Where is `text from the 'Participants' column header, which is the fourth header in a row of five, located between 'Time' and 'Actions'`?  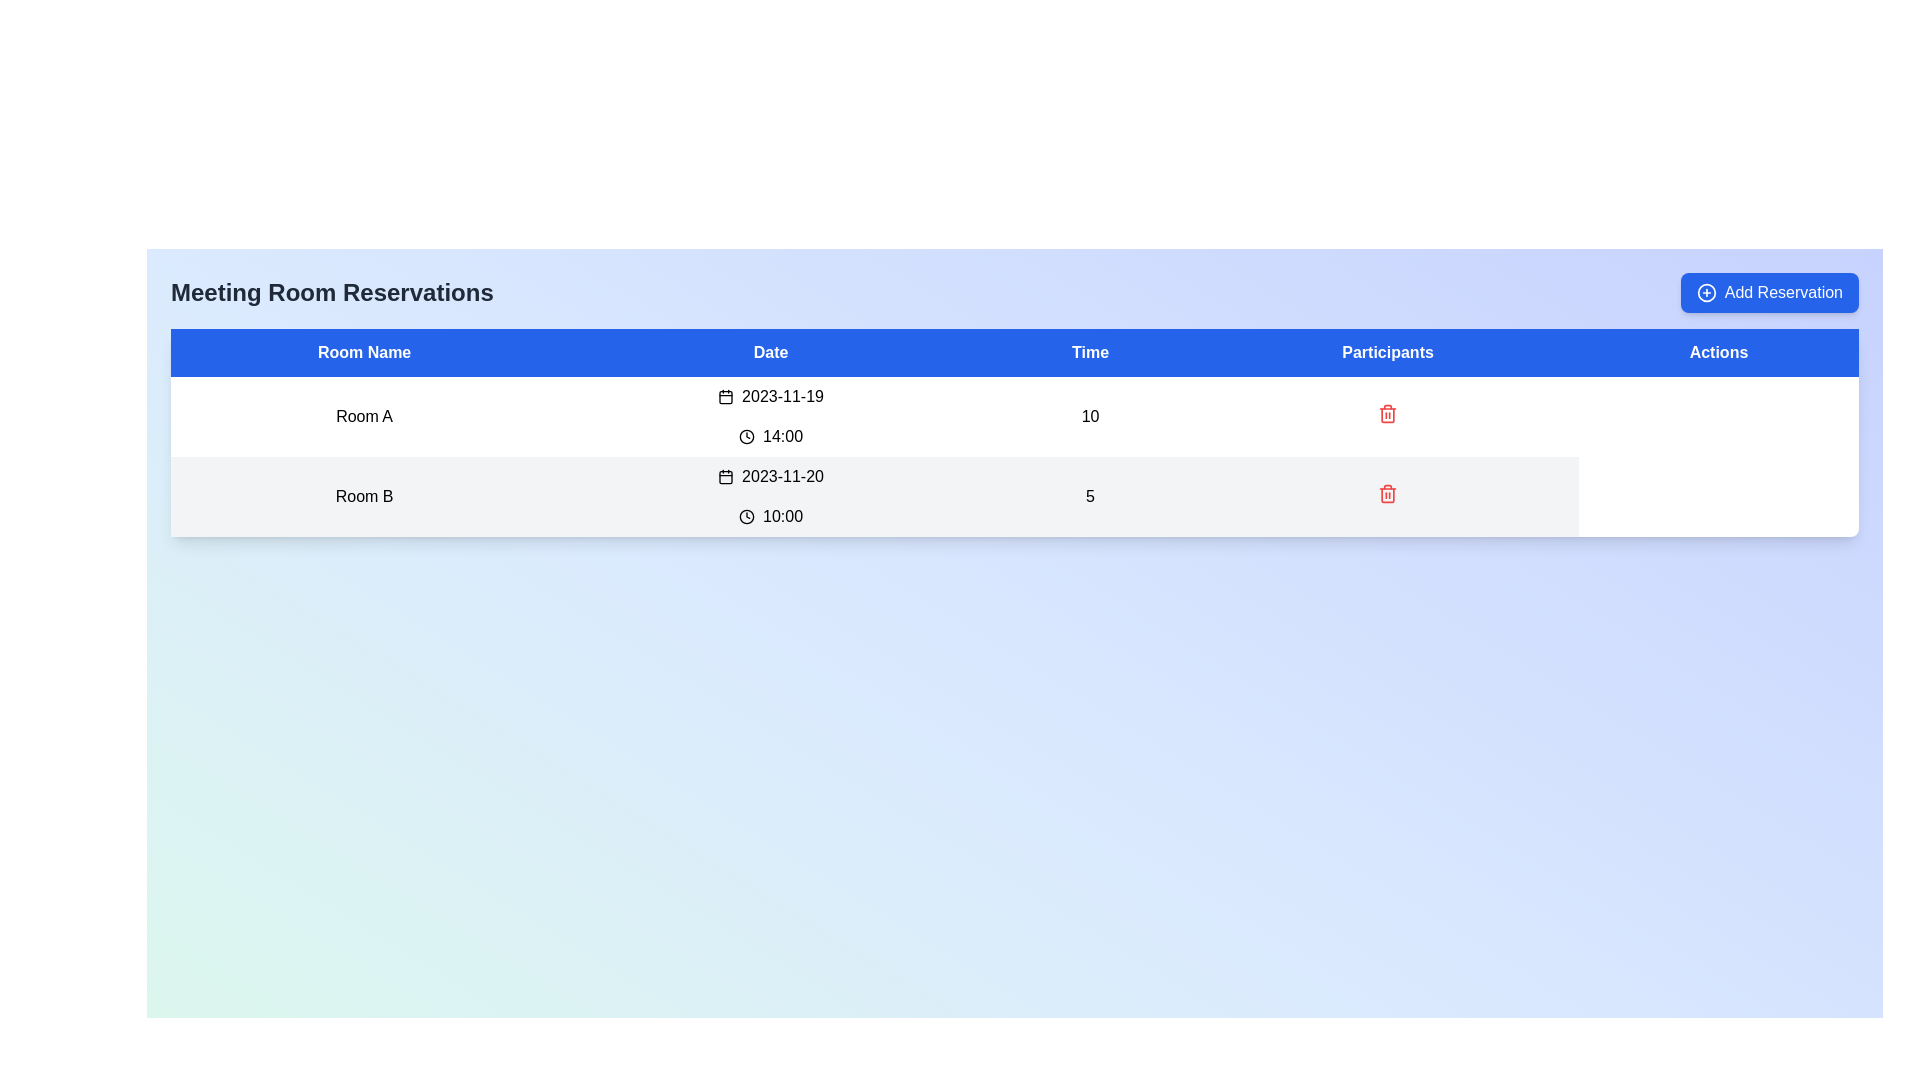 text from the 'Participants' column header, which is the fourth header in a row of five, located between 'Time' and 'Actions' is located at coordinates (1386, 352).